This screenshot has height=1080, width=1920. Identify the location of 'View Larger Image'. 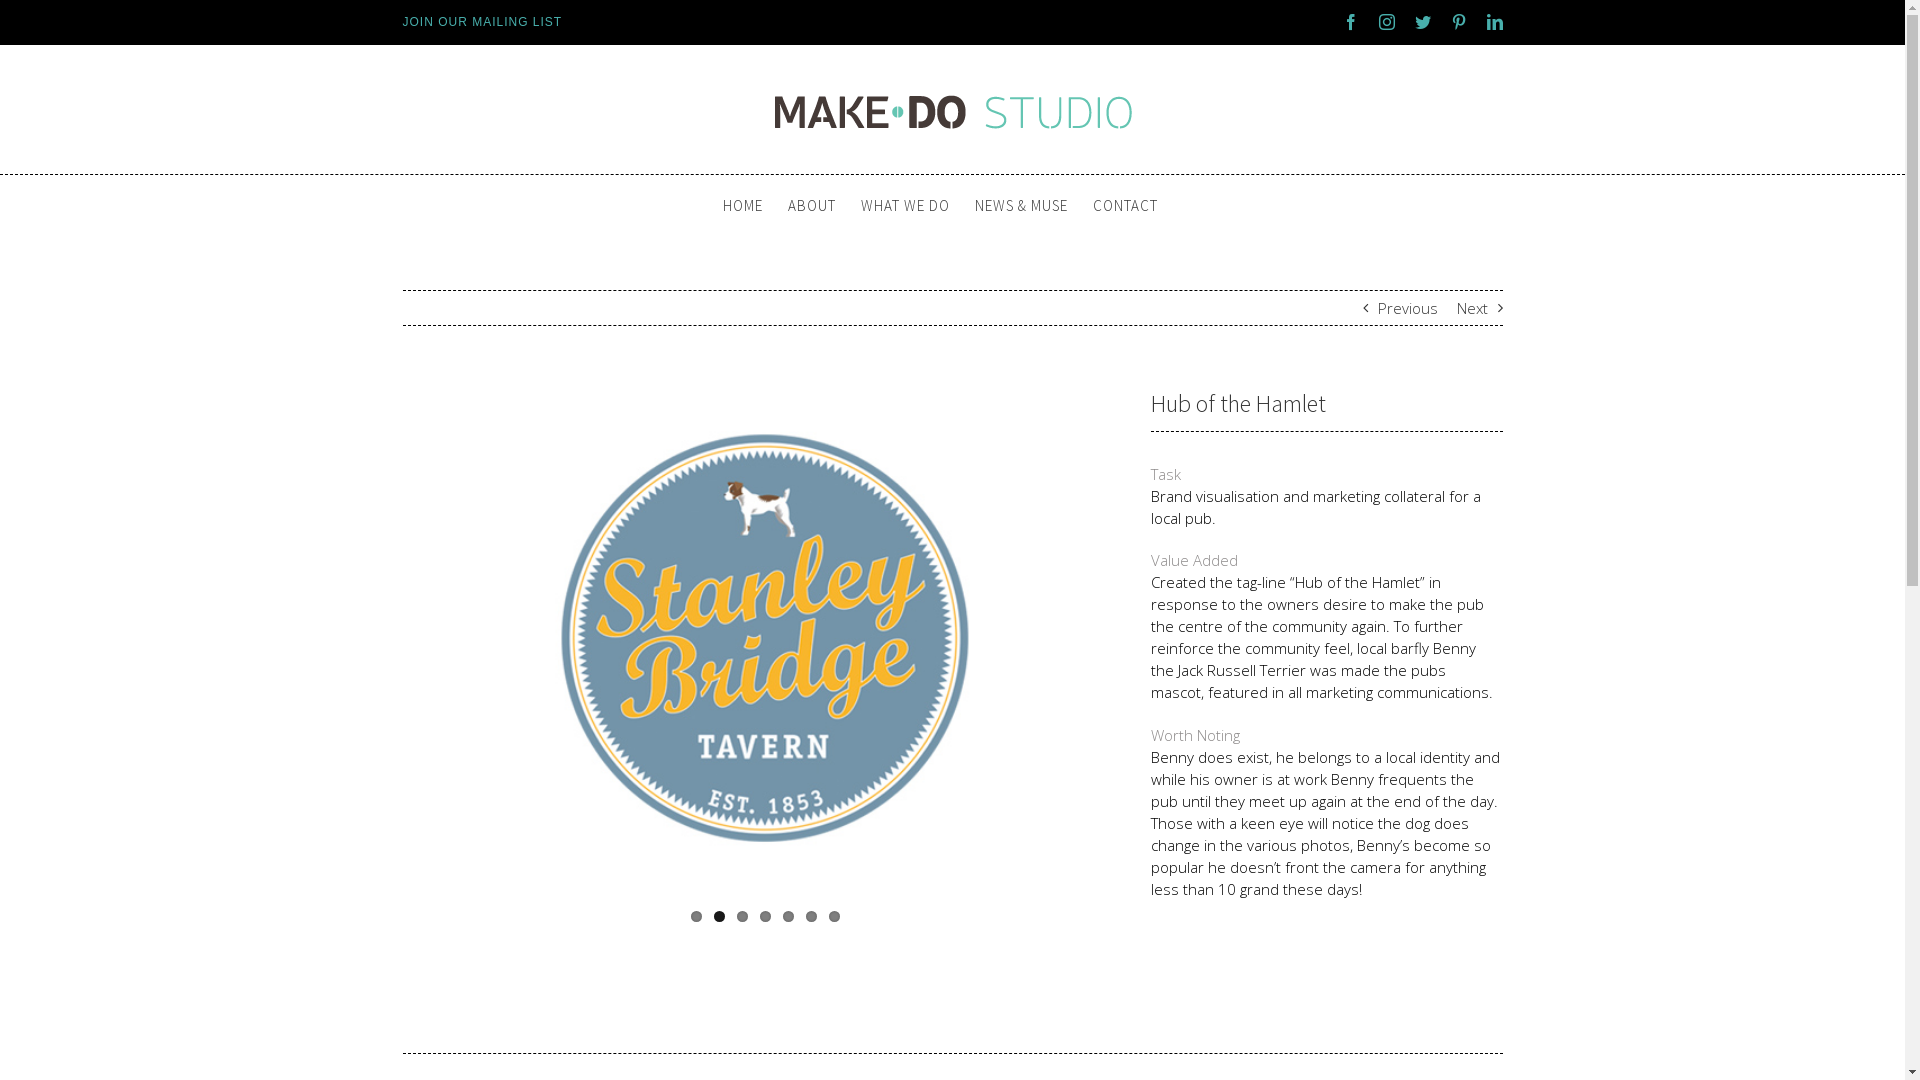
(763, 659).